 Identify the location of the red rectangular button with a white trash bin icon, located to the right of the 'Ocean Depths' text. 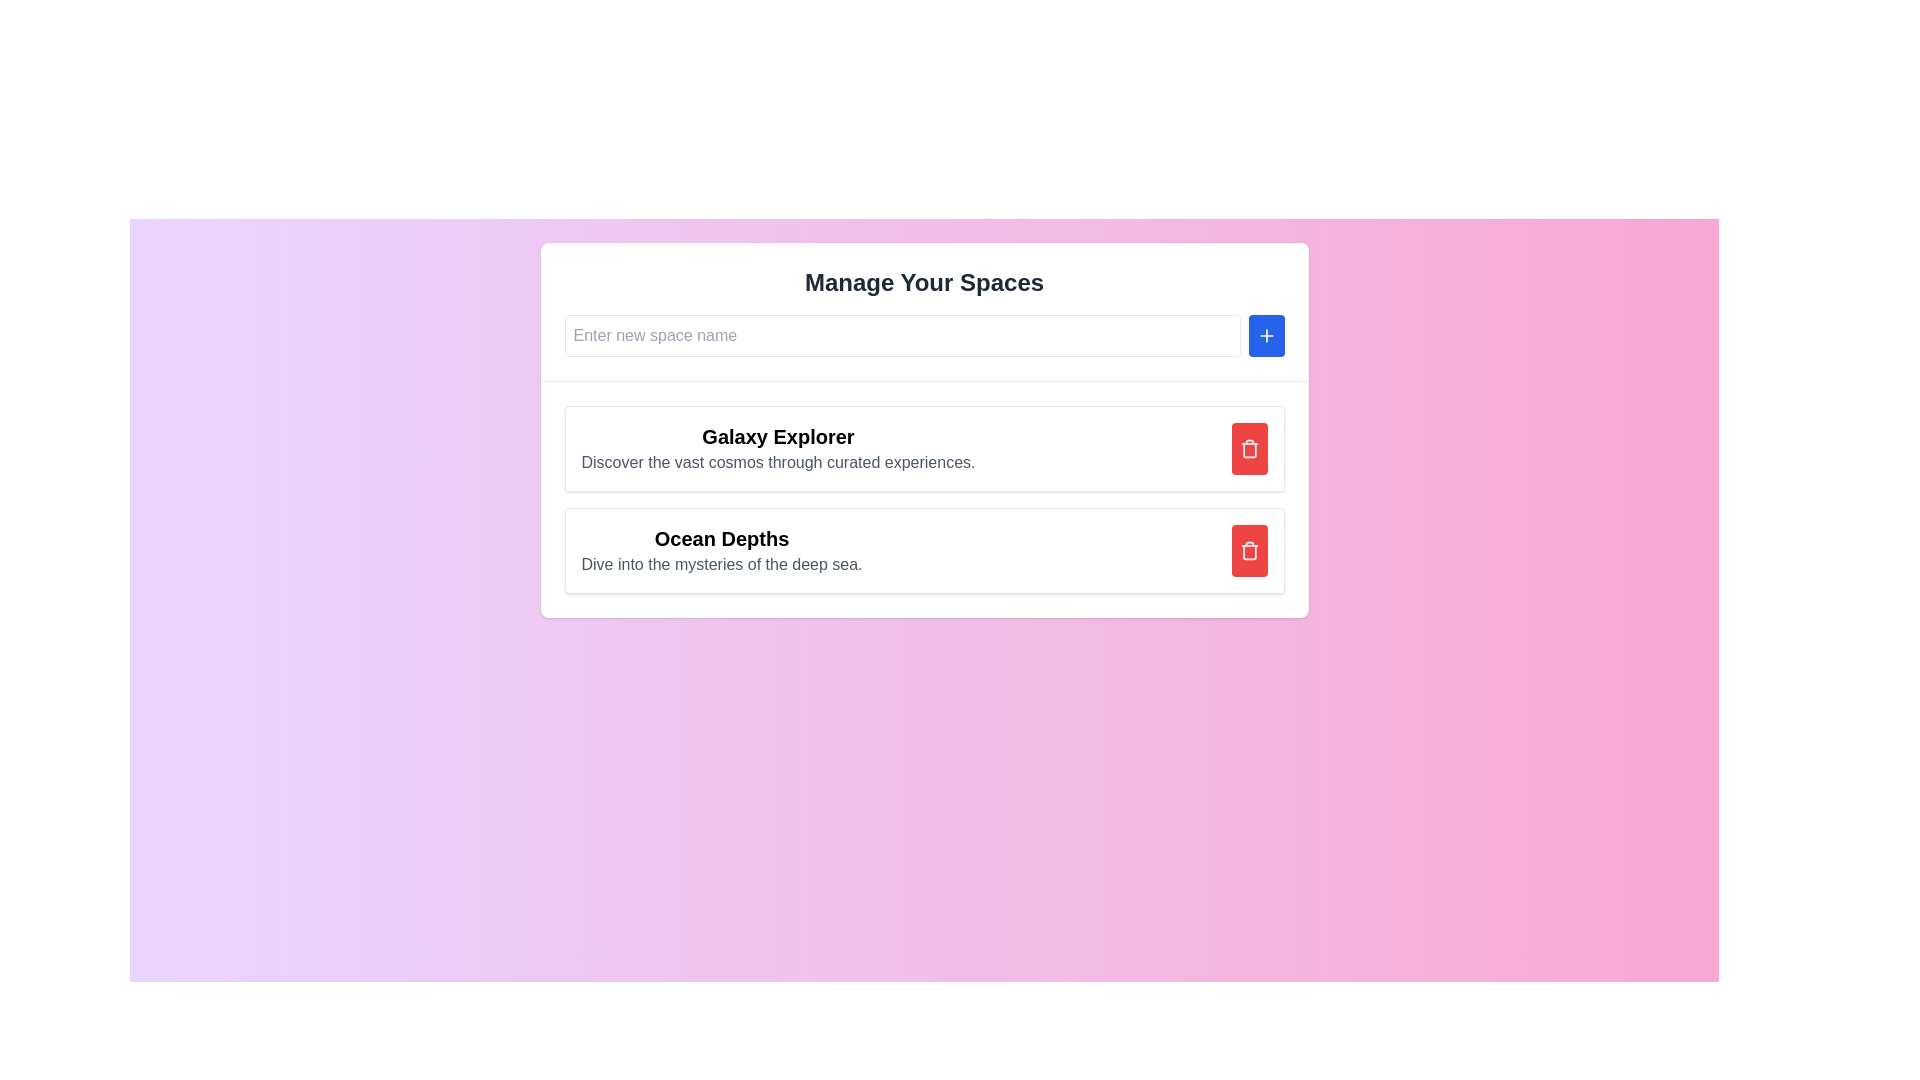
(1248, 551).